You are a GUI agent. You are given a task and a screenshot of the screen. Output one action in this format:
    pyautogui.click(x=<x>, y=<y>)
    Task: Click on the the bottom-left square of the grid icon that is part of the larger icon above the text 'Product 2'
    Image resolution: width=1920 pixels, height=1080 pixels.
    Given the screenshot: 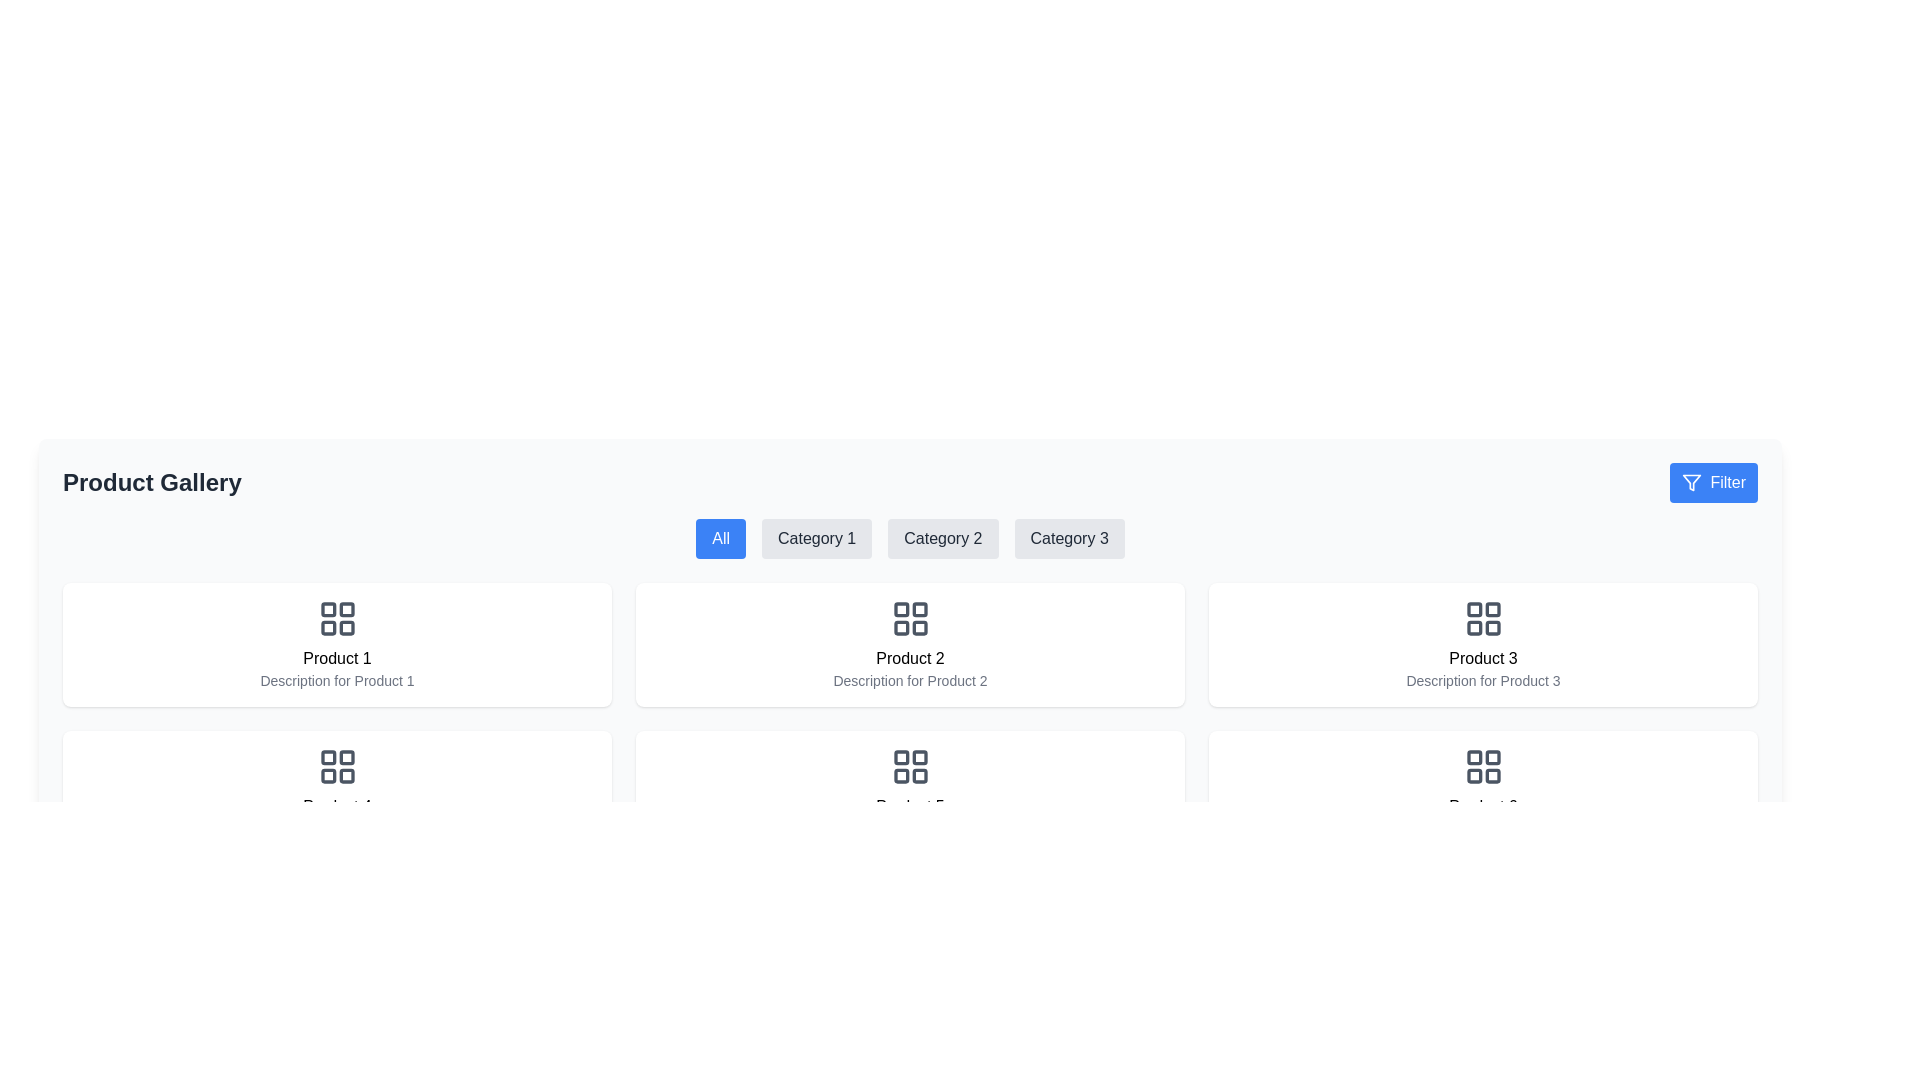 What is the action you would take?
    pyautogui.click(x=900, y=627)
    